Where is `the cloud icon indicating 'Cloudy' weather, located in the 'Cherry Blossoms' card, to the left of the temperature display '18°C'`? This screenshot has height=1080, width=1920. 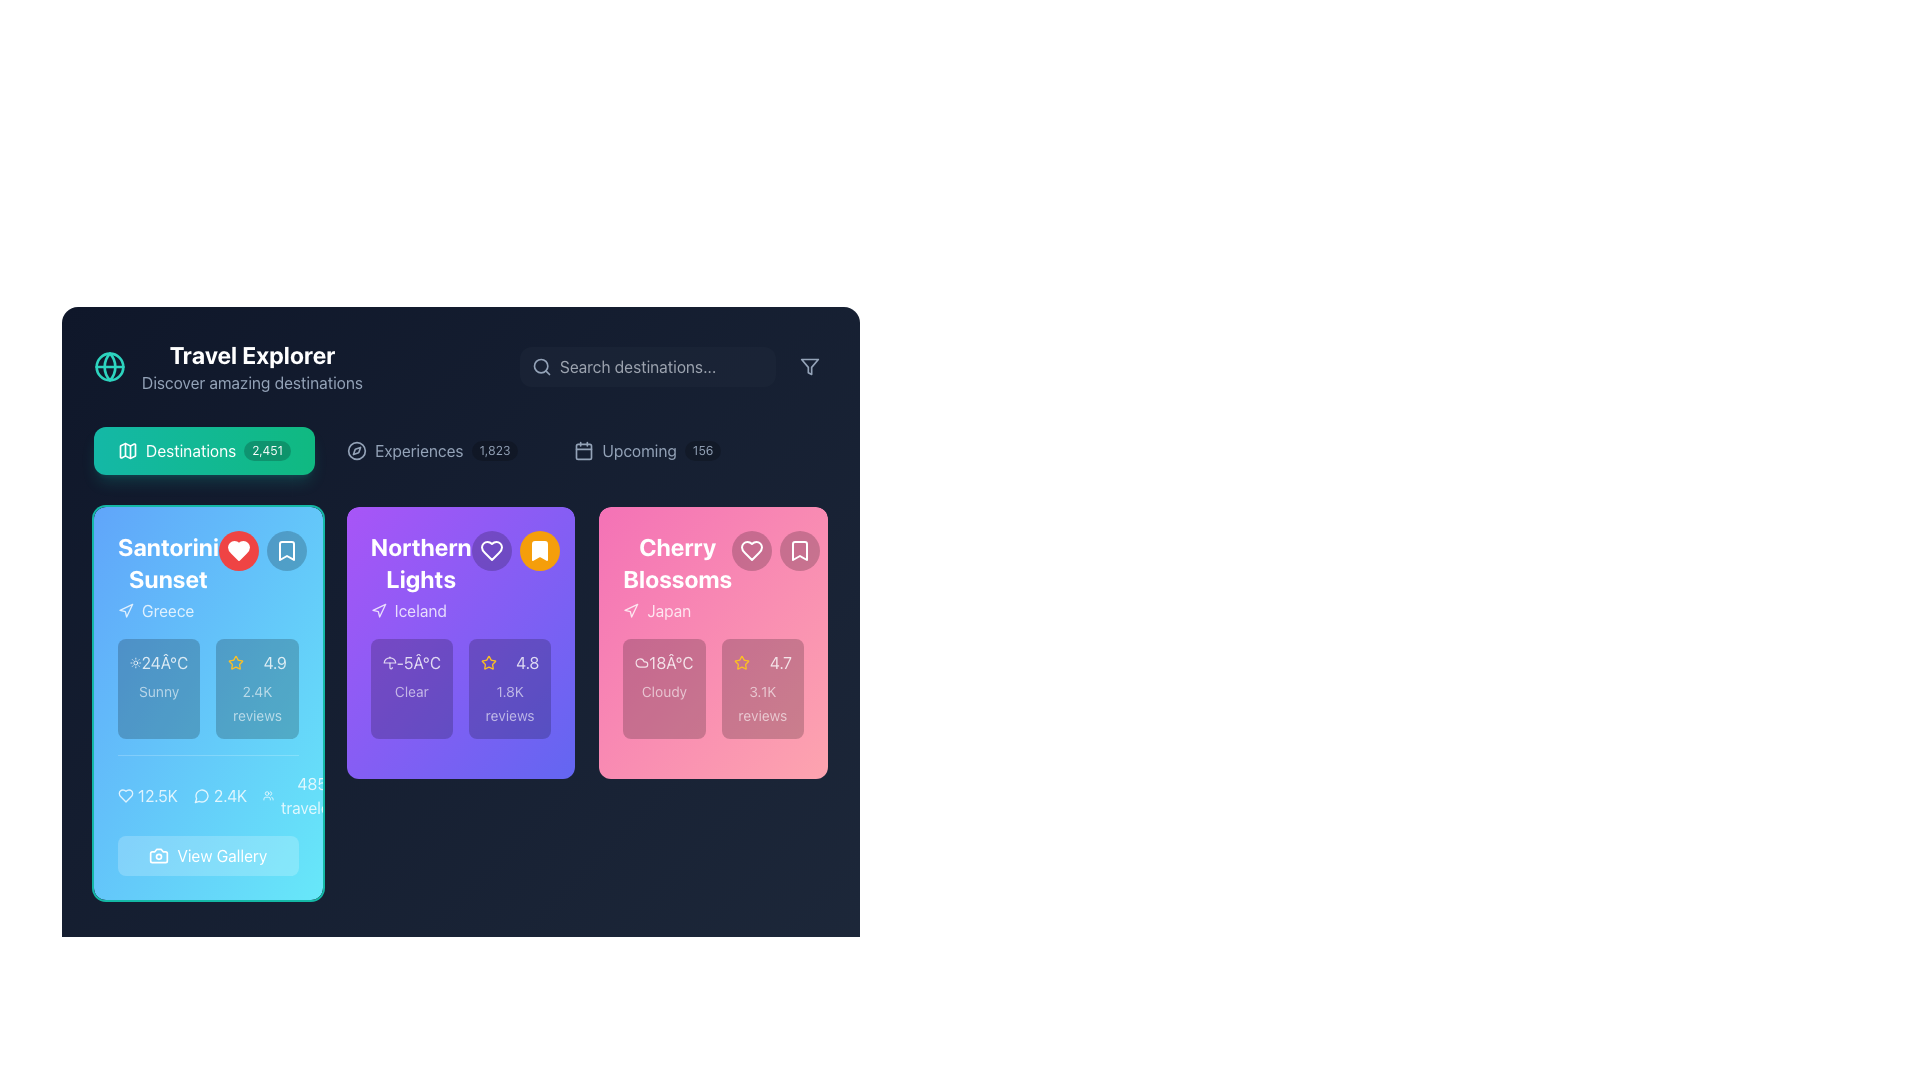 the cloud icon indicating 'Cloudy' weather, located in the 'Cherry Blossoms' card, to the left of the temperature display '18°C' is located at coordinates (642, 663).